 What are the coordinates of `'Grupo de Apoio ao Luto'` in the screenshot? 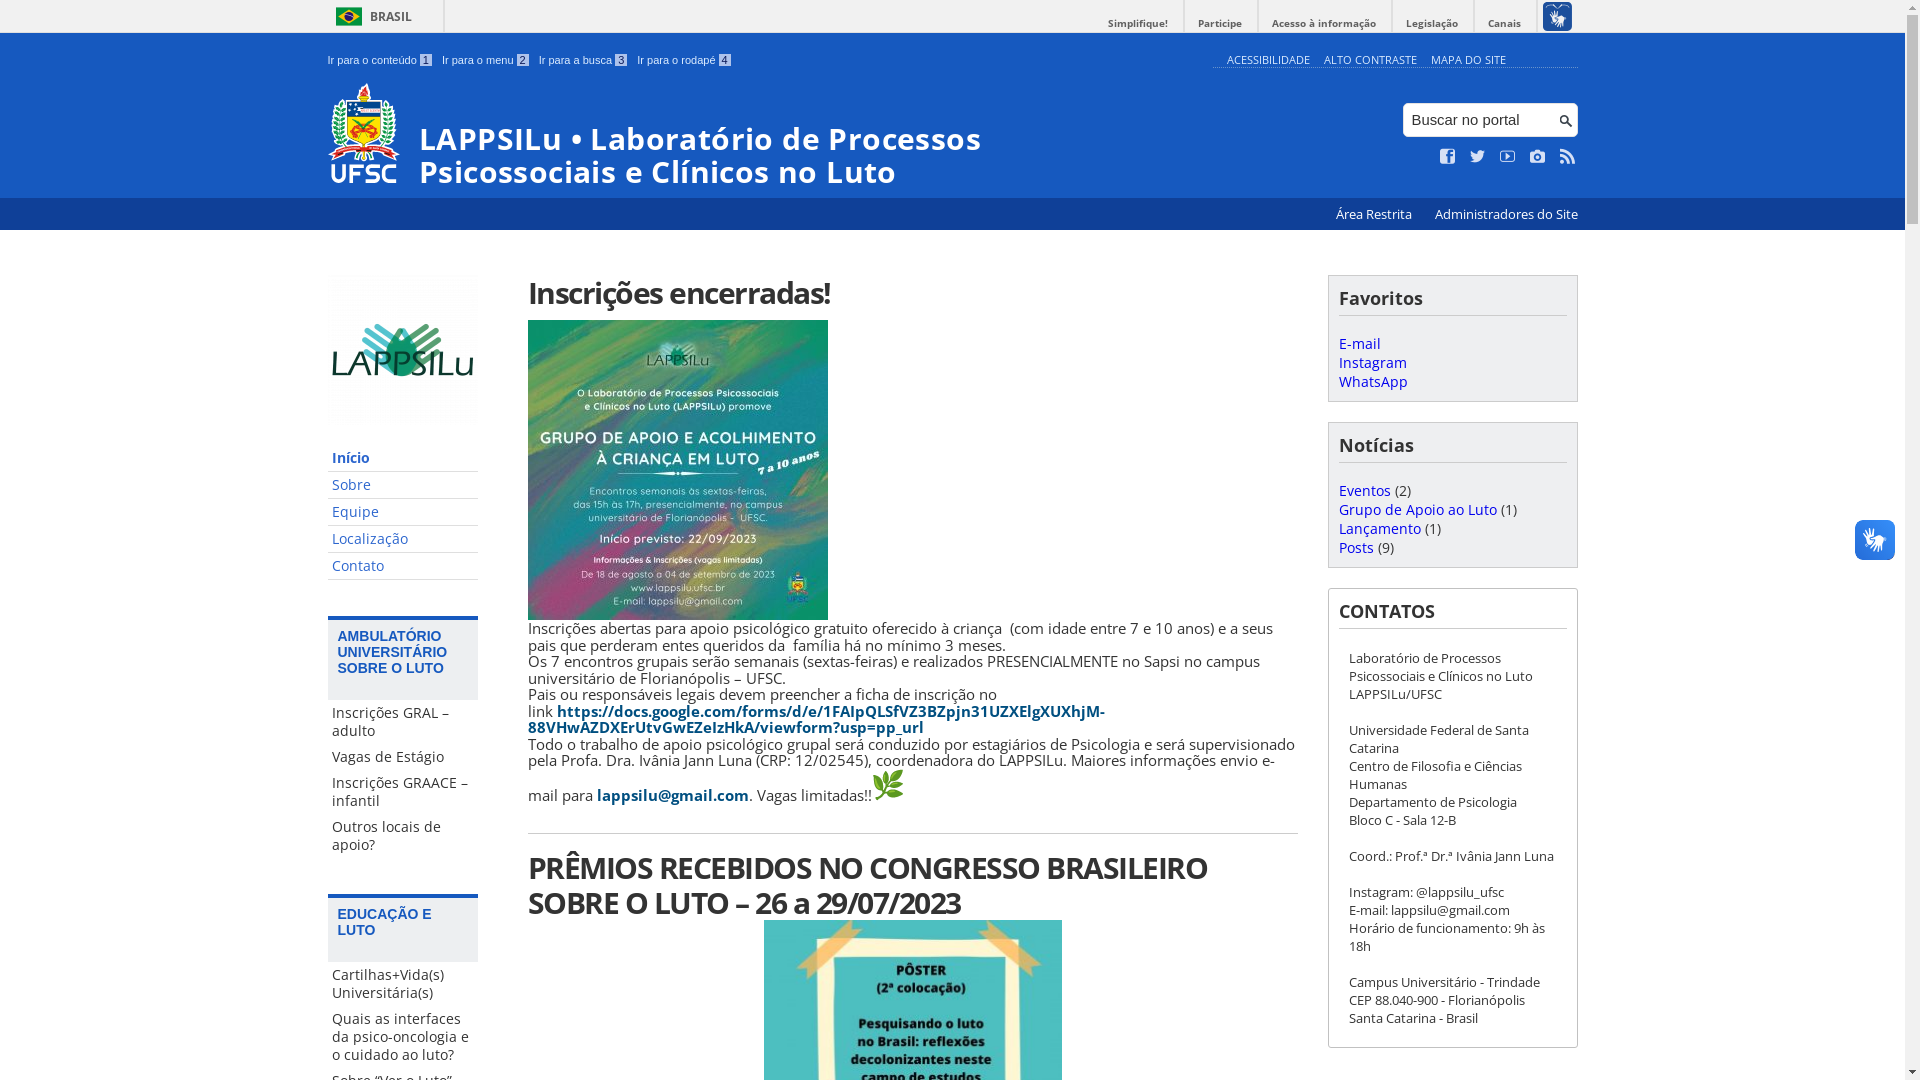 It's located at (1415, 508).